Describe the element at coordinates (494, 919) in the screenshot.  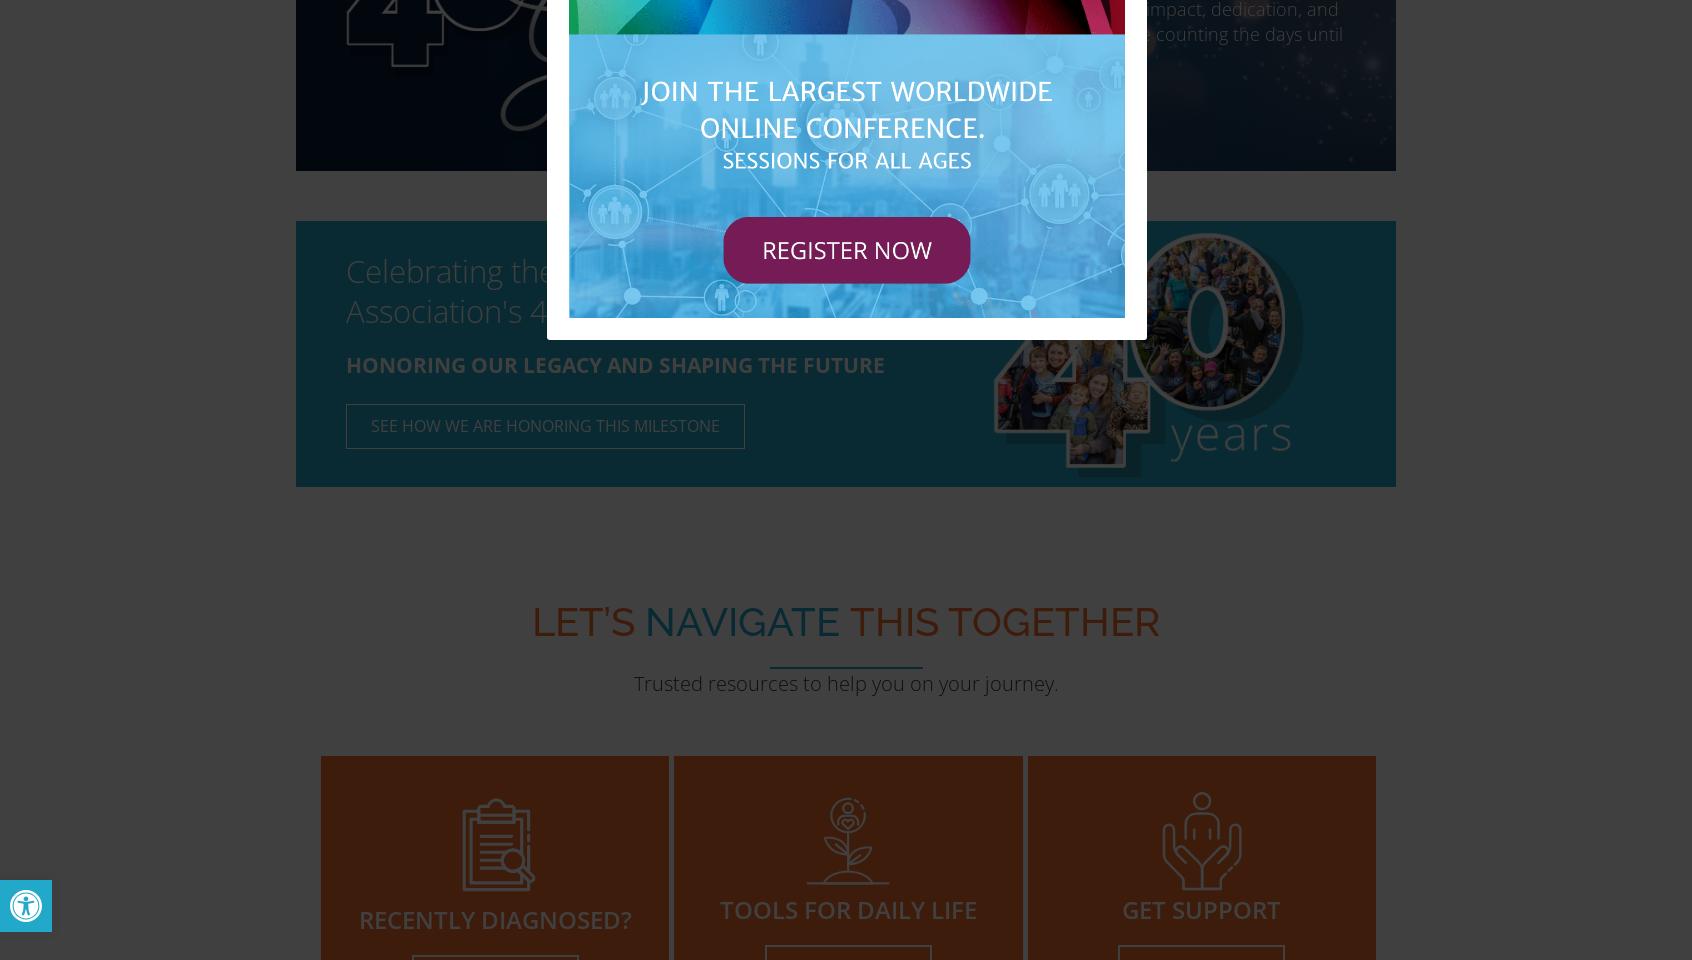
I see `'Recently Diagnosed?'` at that location.